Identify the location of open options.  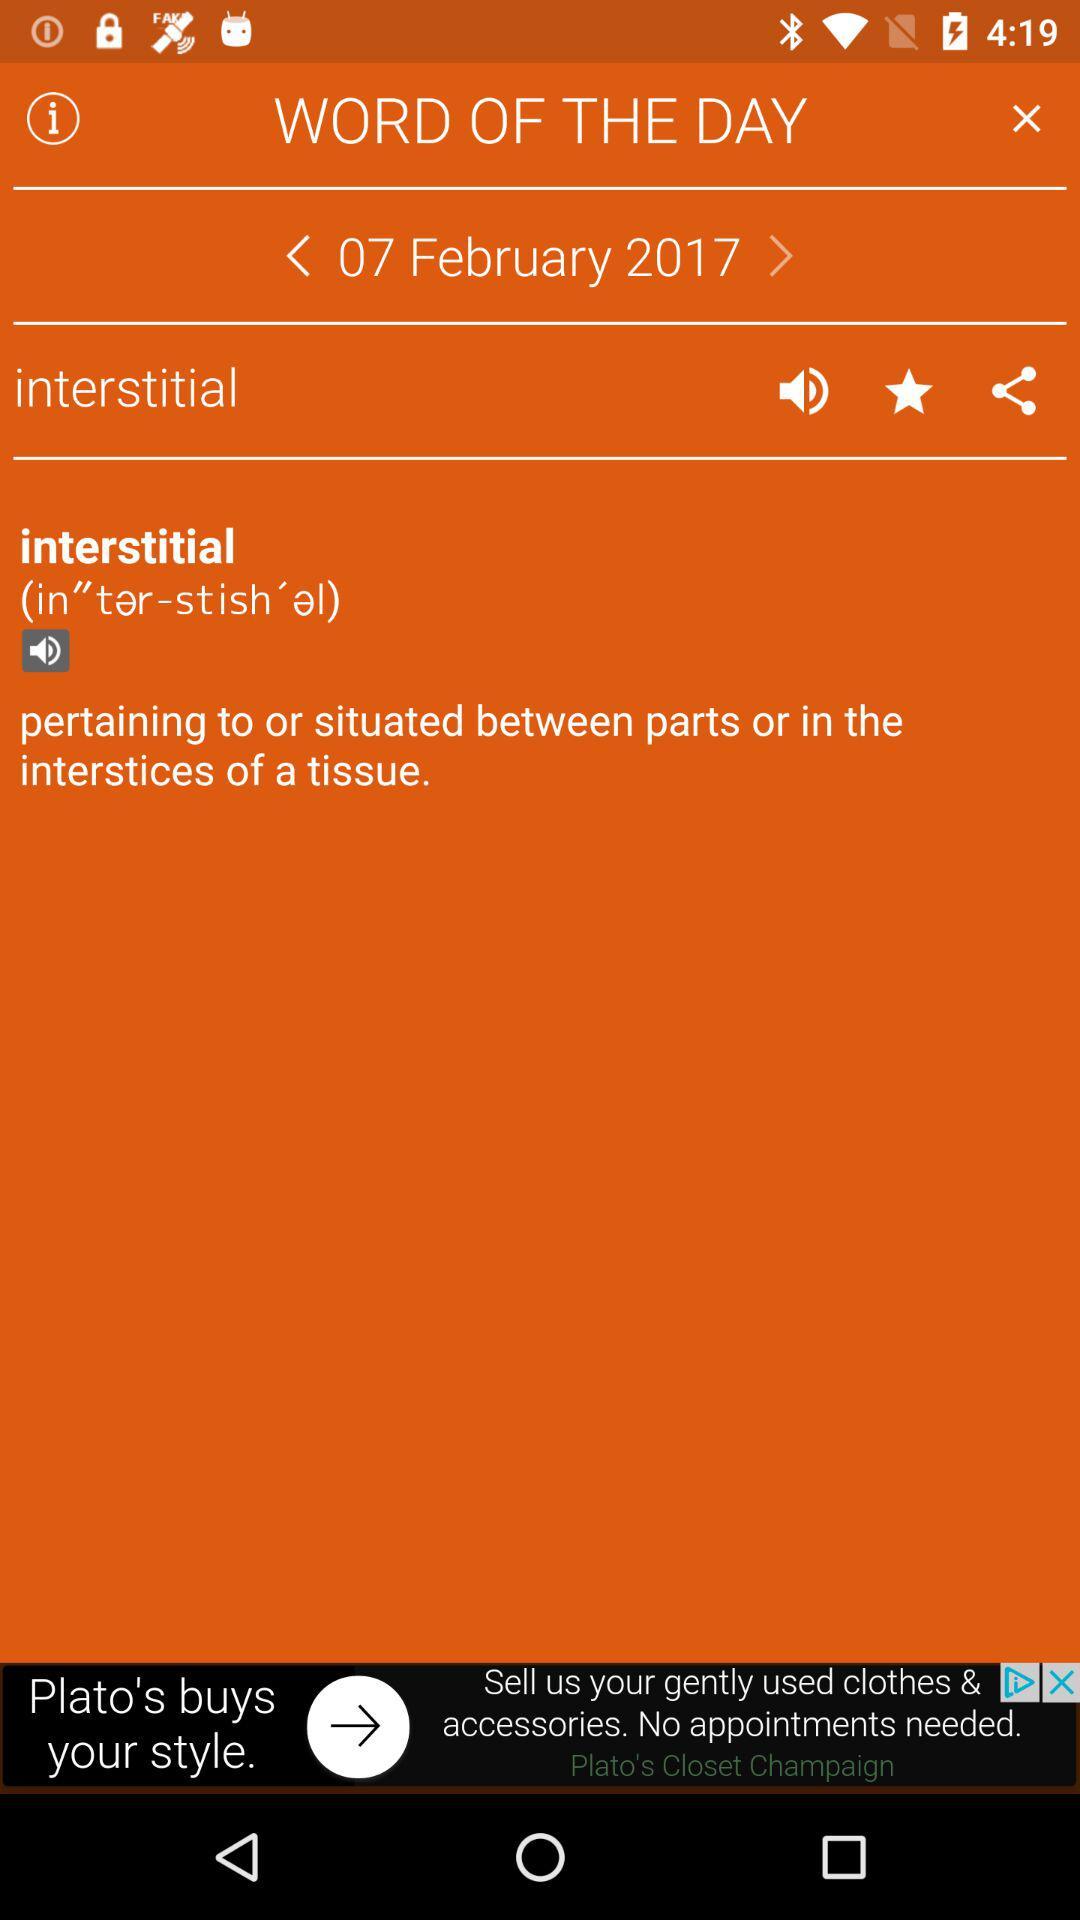
(1014, 390).